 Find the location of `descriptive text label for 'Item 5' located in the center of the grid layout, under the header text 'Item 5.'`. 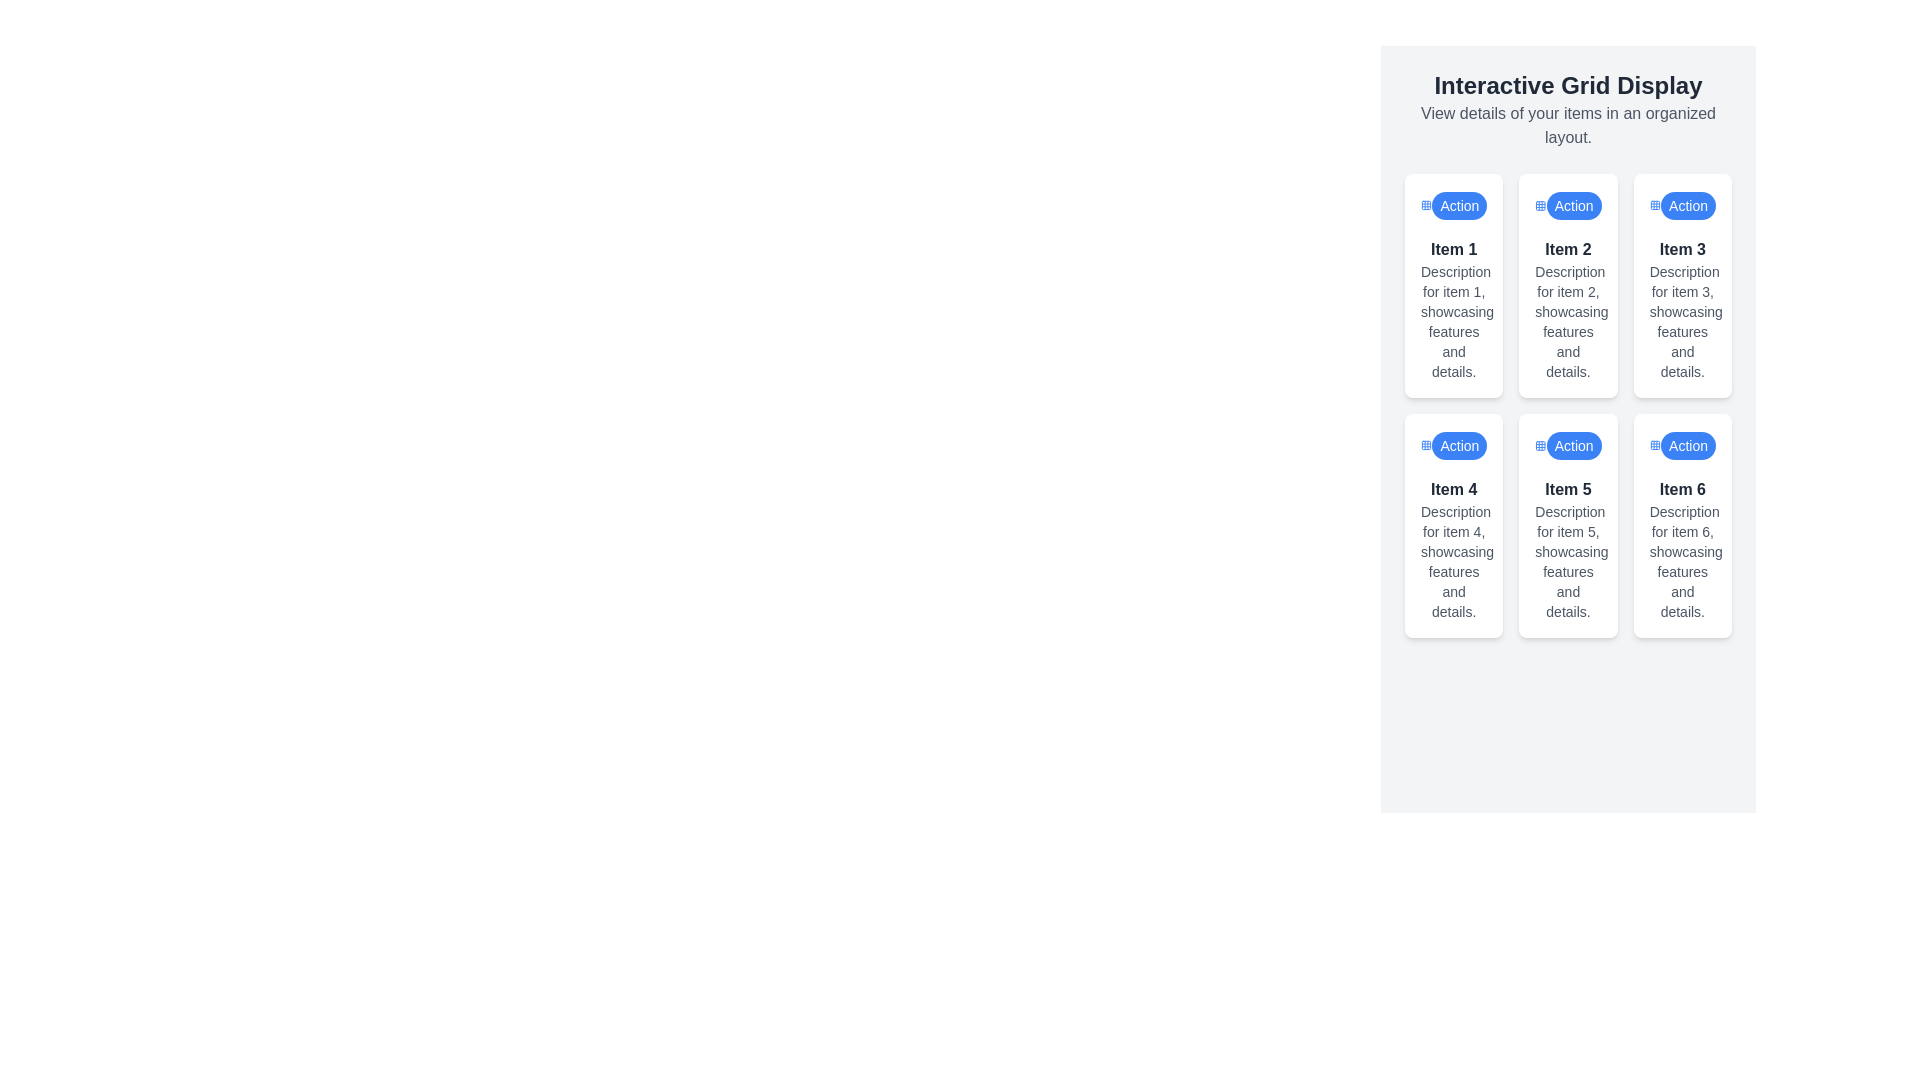

descriptive text label for 'Item 5' located in the center of the grid layout, under the header text 'Item 5.' is located at coordinates (1567, 562).